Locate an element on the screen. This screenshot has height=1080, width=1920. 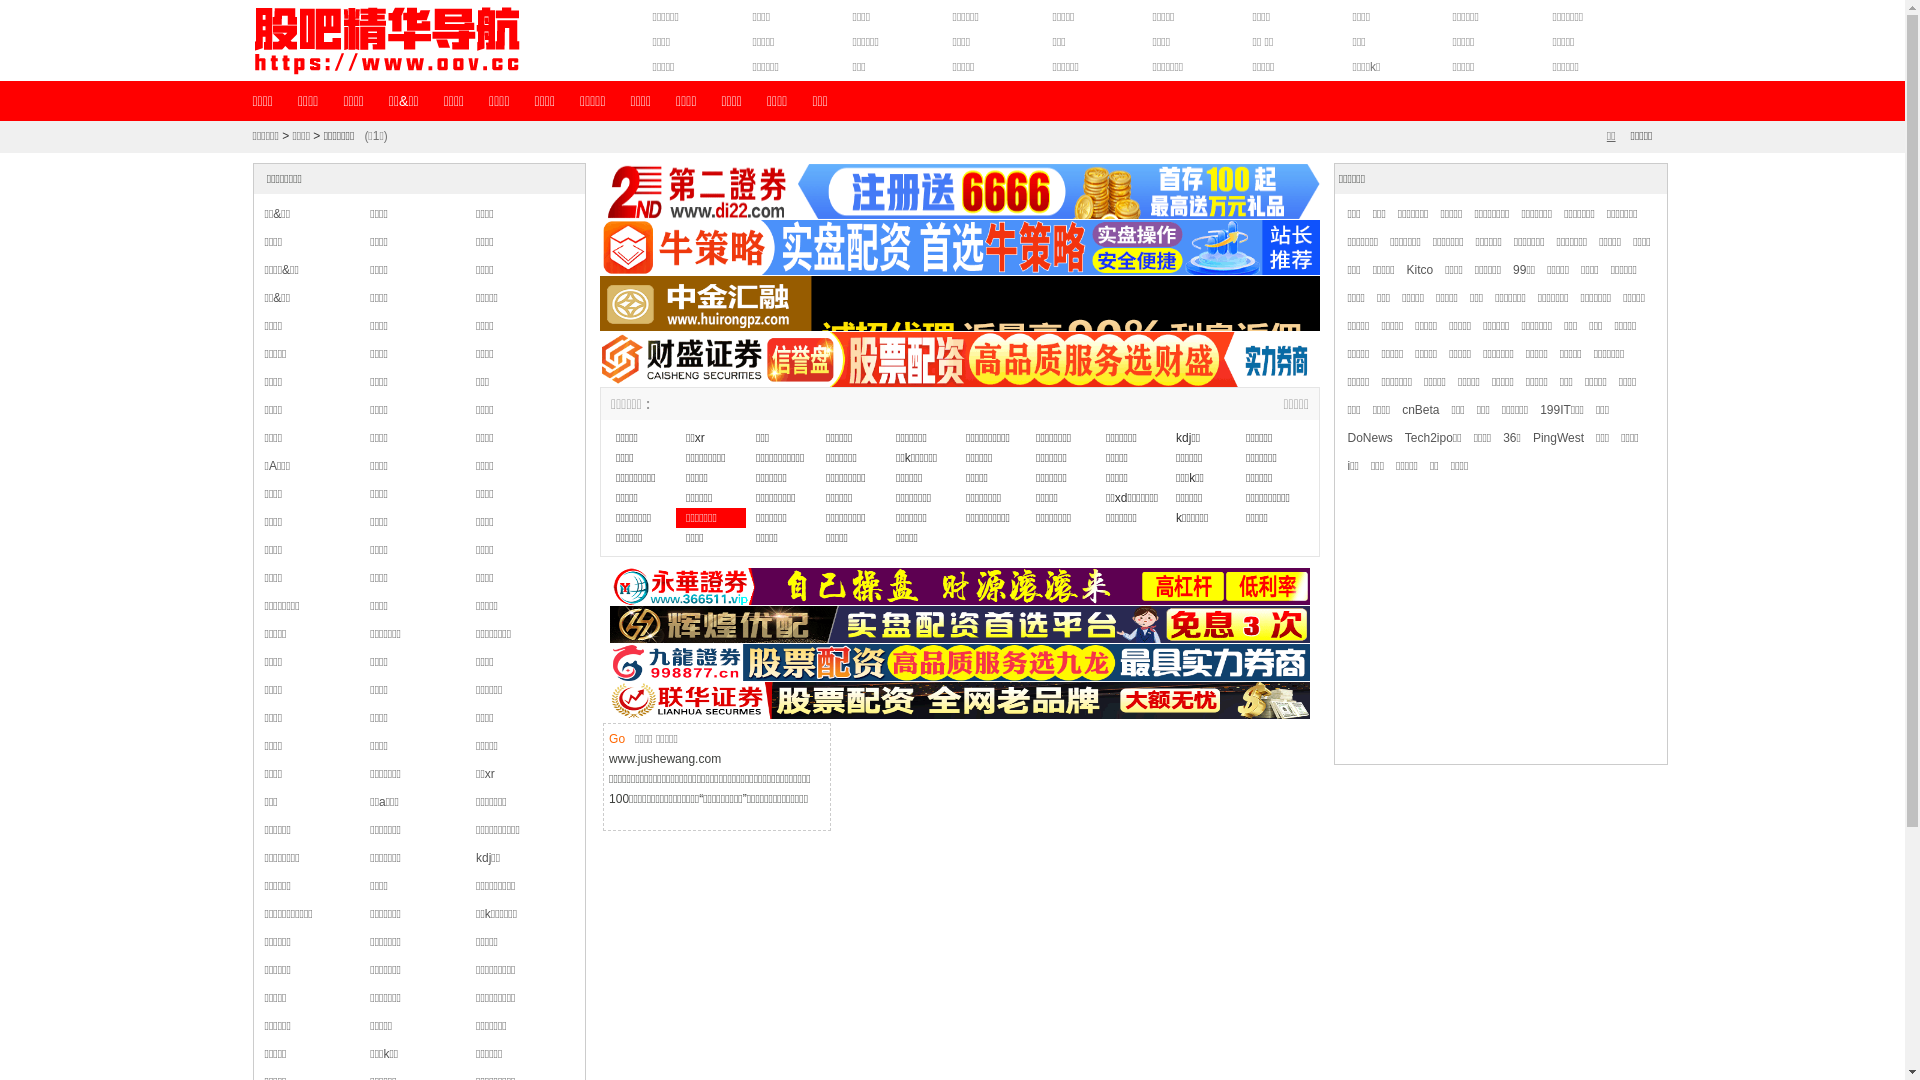
'cnBeta' is located at coordinates (1419, 408).